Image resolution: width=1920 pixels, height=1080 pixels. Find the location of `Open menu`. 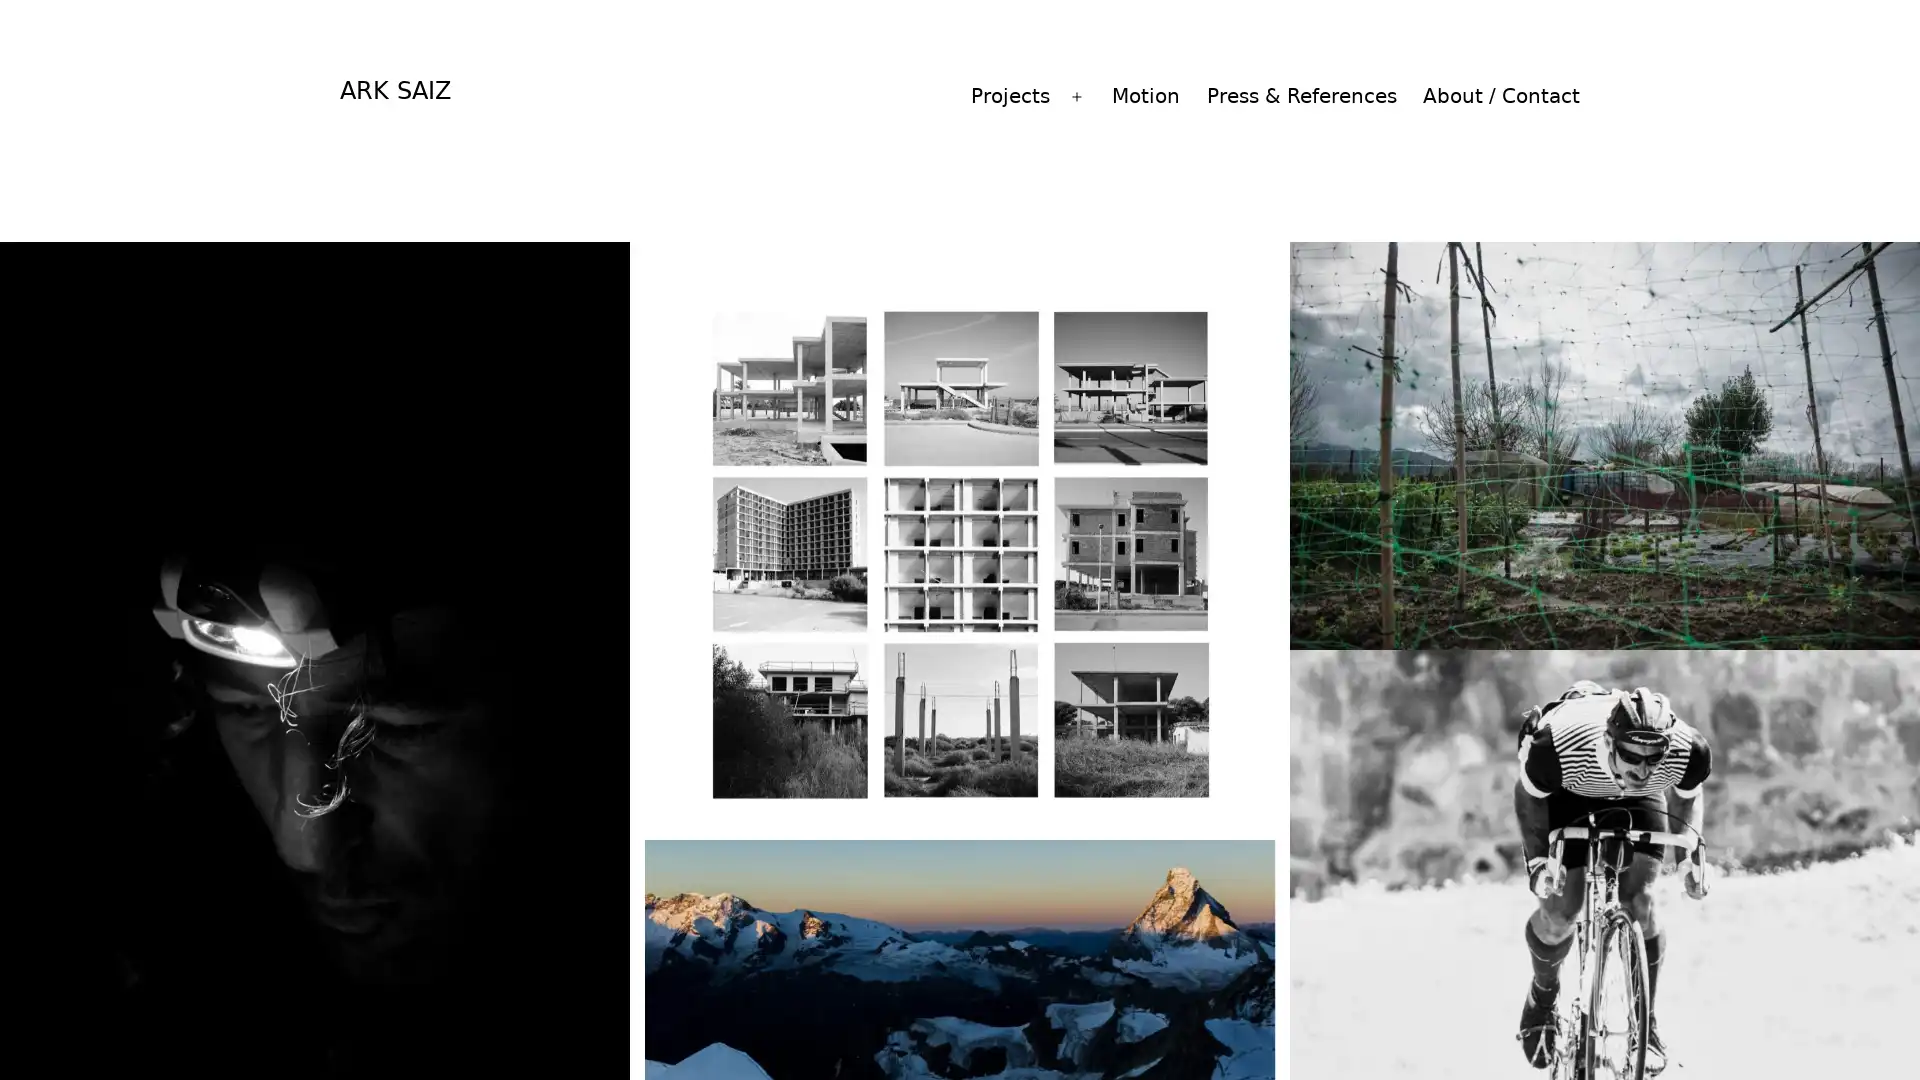

Open menu is located at coordinates (1075, 96).